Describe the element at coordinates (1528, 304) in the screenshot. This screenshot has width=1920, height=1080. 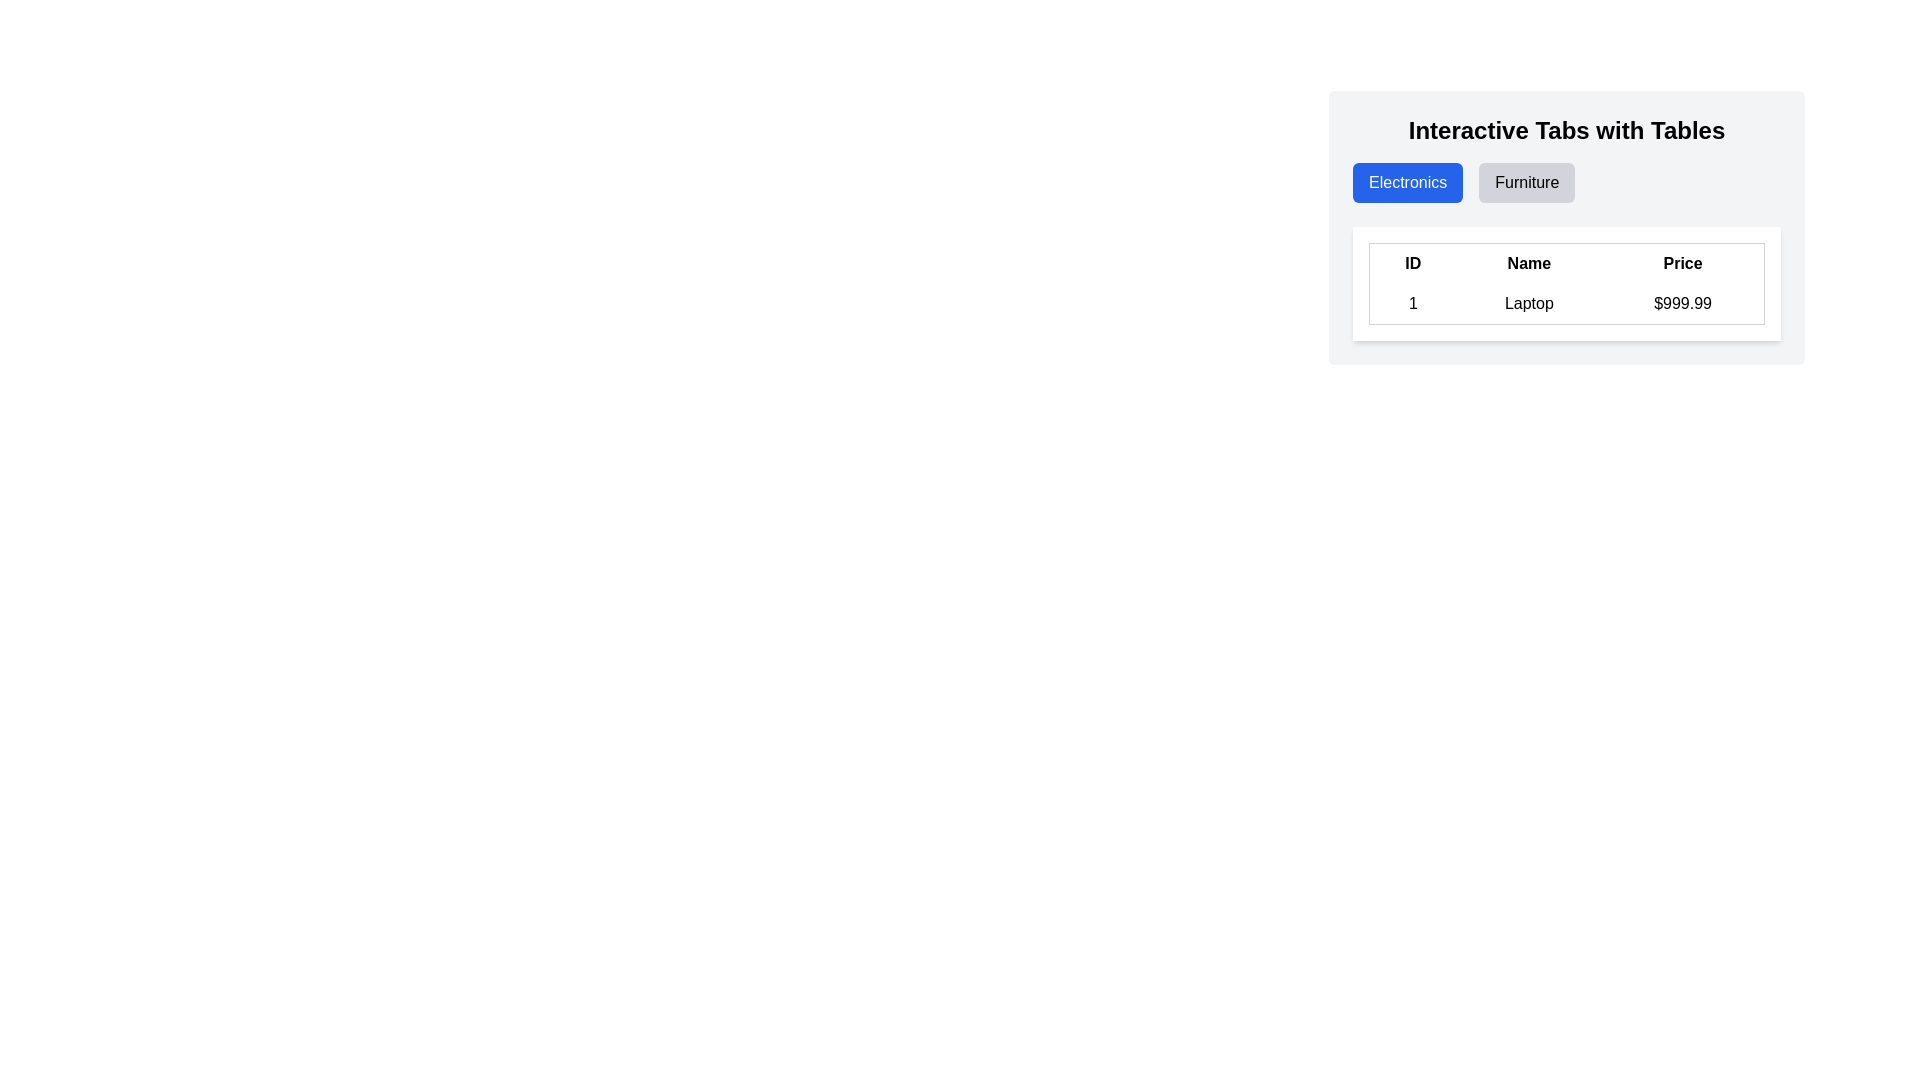
I see `the text label that contains the text 'Laptop', which is centrally aligned in the 'Name' column of the table, positioned between the 'ID' and 'Price' columns` at that location.